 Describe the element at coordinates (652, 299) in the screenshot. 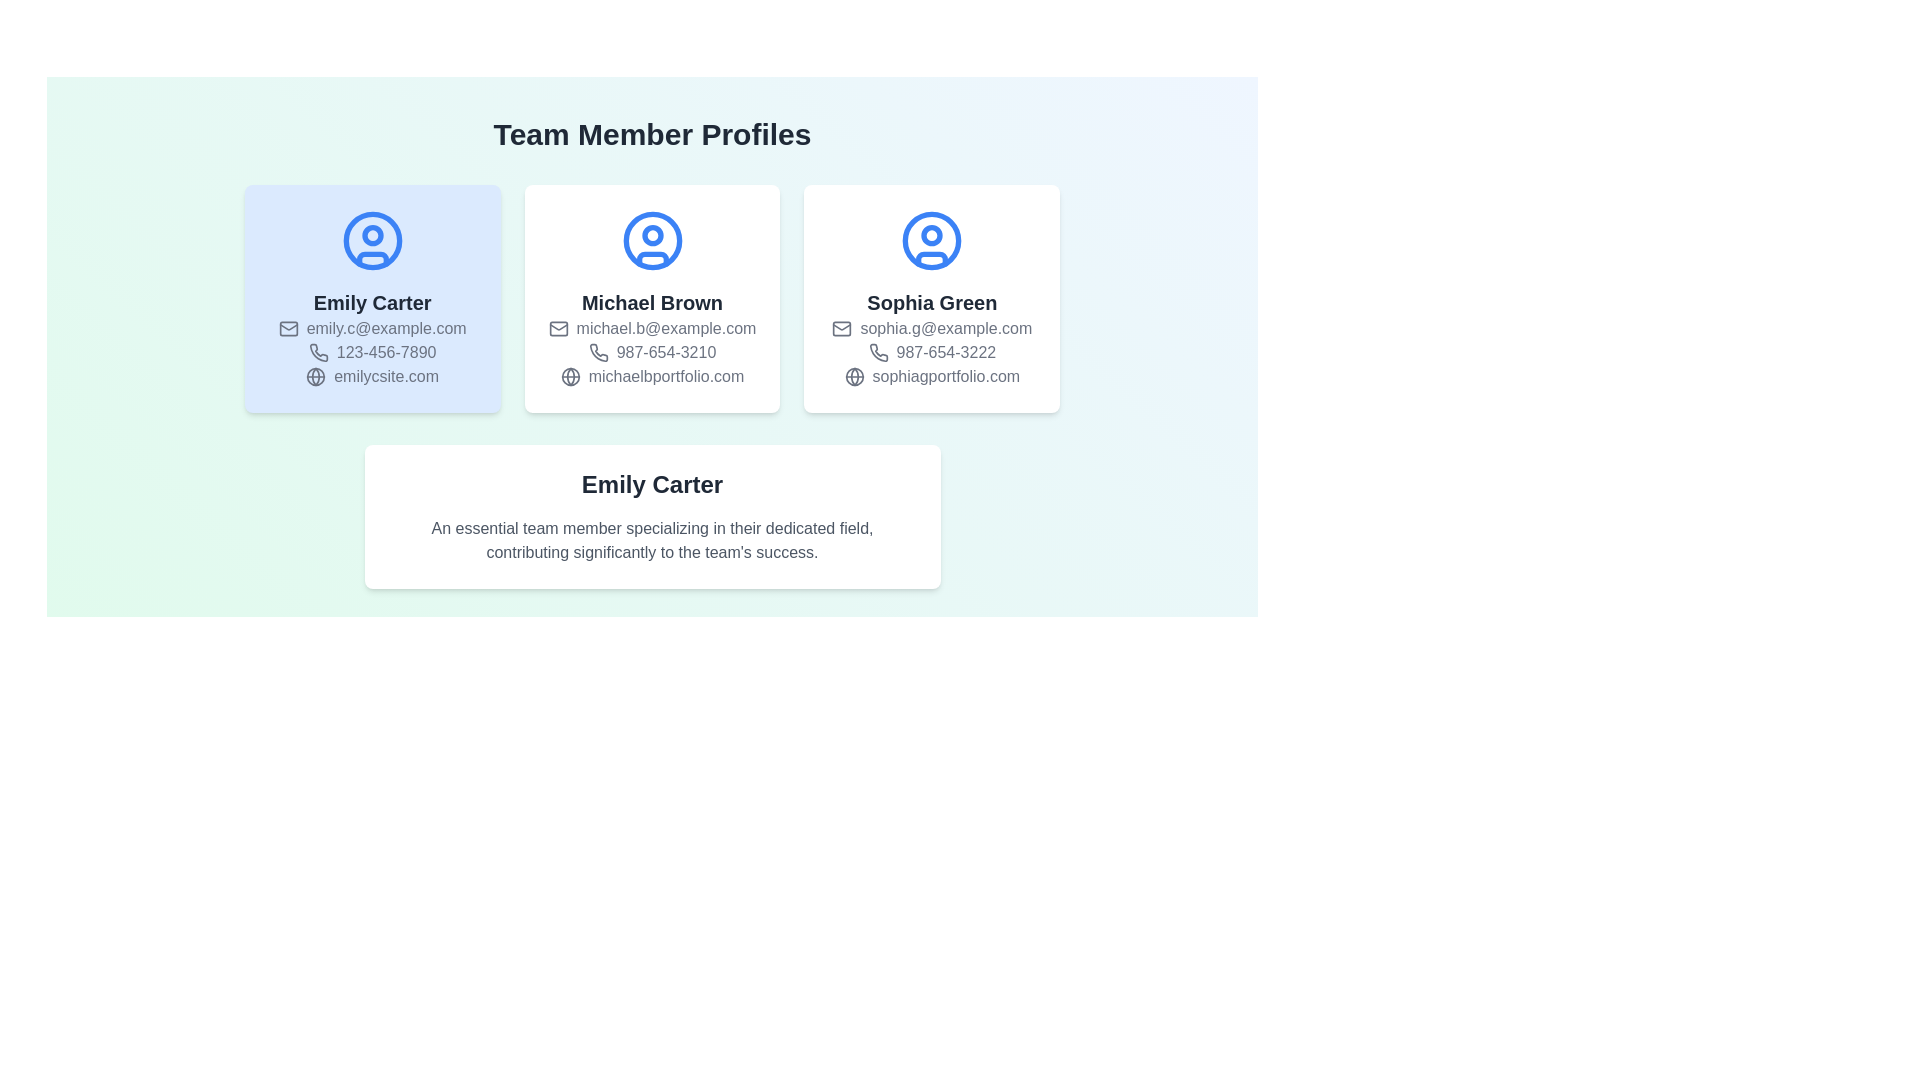

I see `the Information card displaying the profile of 'Michael Brown', which features a circular user icon at the top and contact details below` at that location.